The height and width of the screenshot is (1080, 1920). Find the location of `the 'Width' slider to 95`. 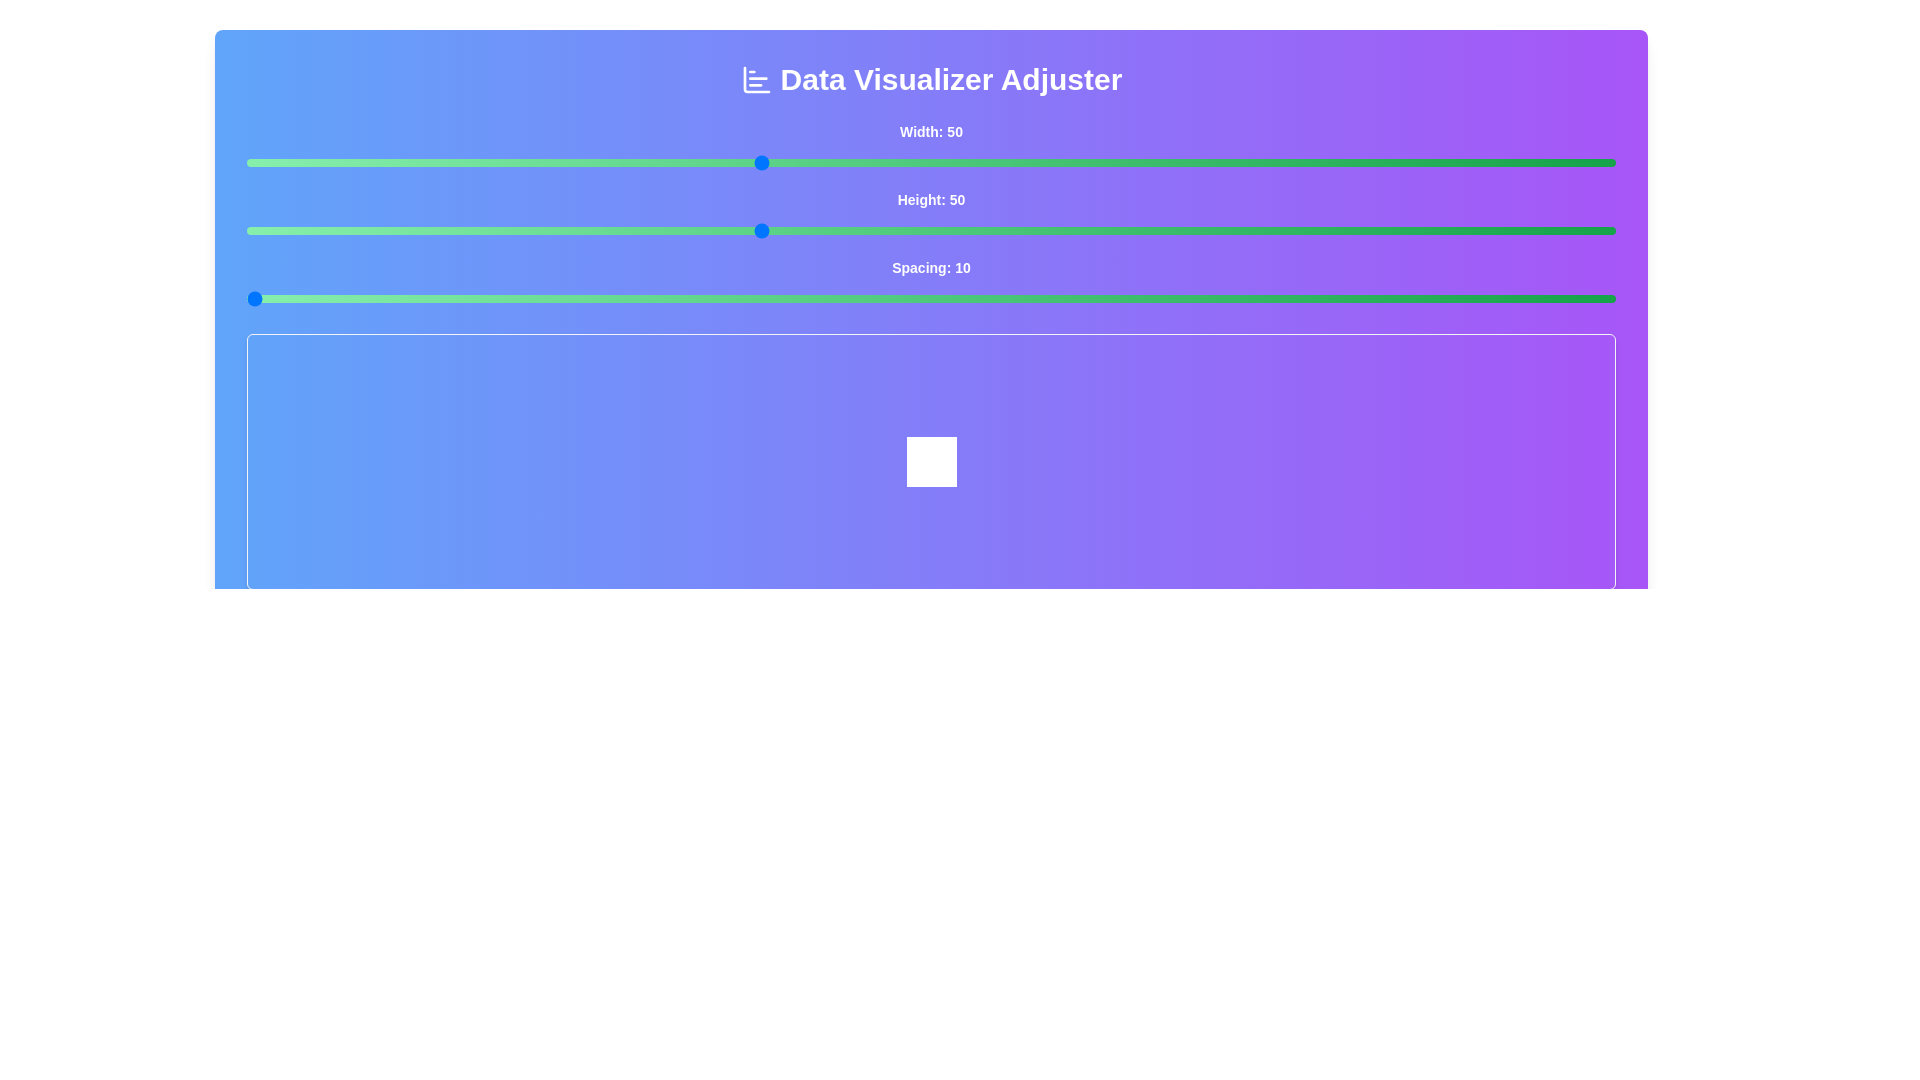

the 'Width' slider to 95 is located at coordinates (1529, 161).